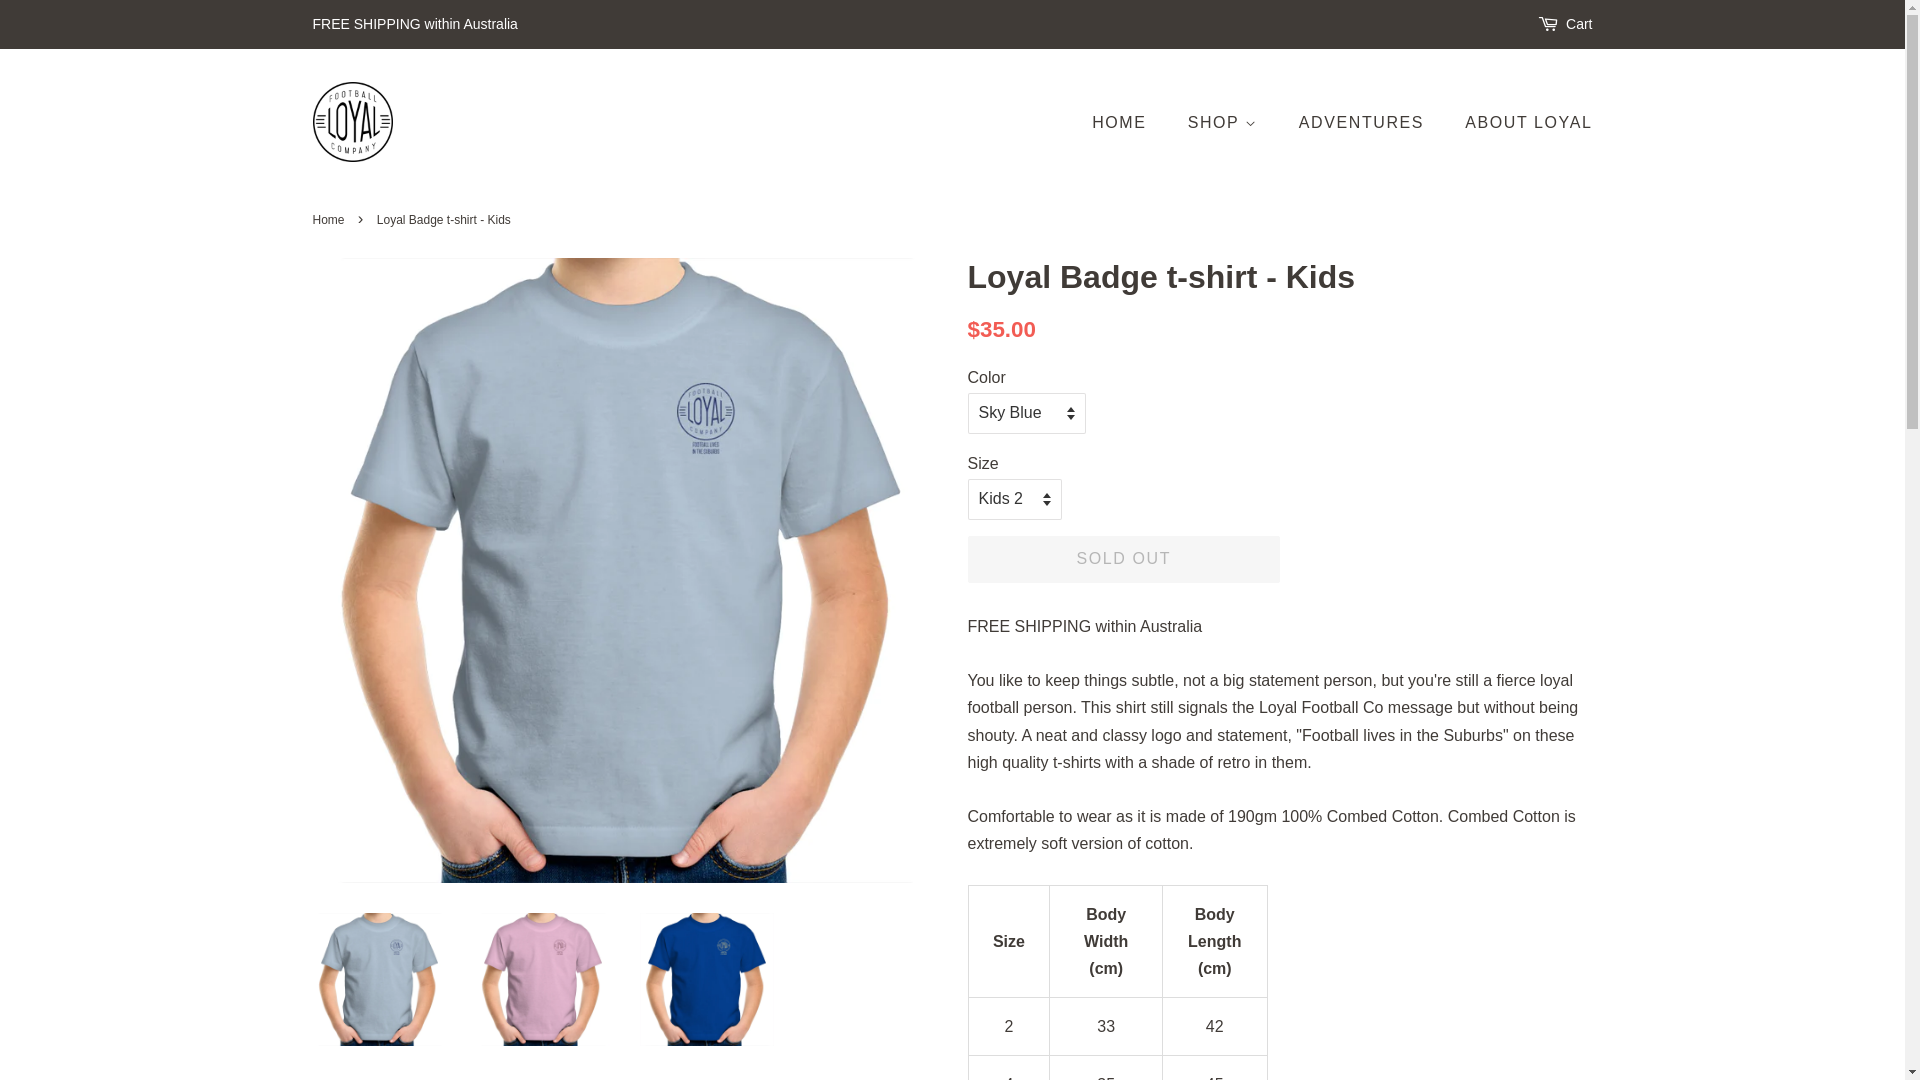 This screenshot has height=1080, width=1920. What do you see at coordinates (1578, 24) in the screenshot?
I see `'Cart'` at bounding box center [1578, 24].